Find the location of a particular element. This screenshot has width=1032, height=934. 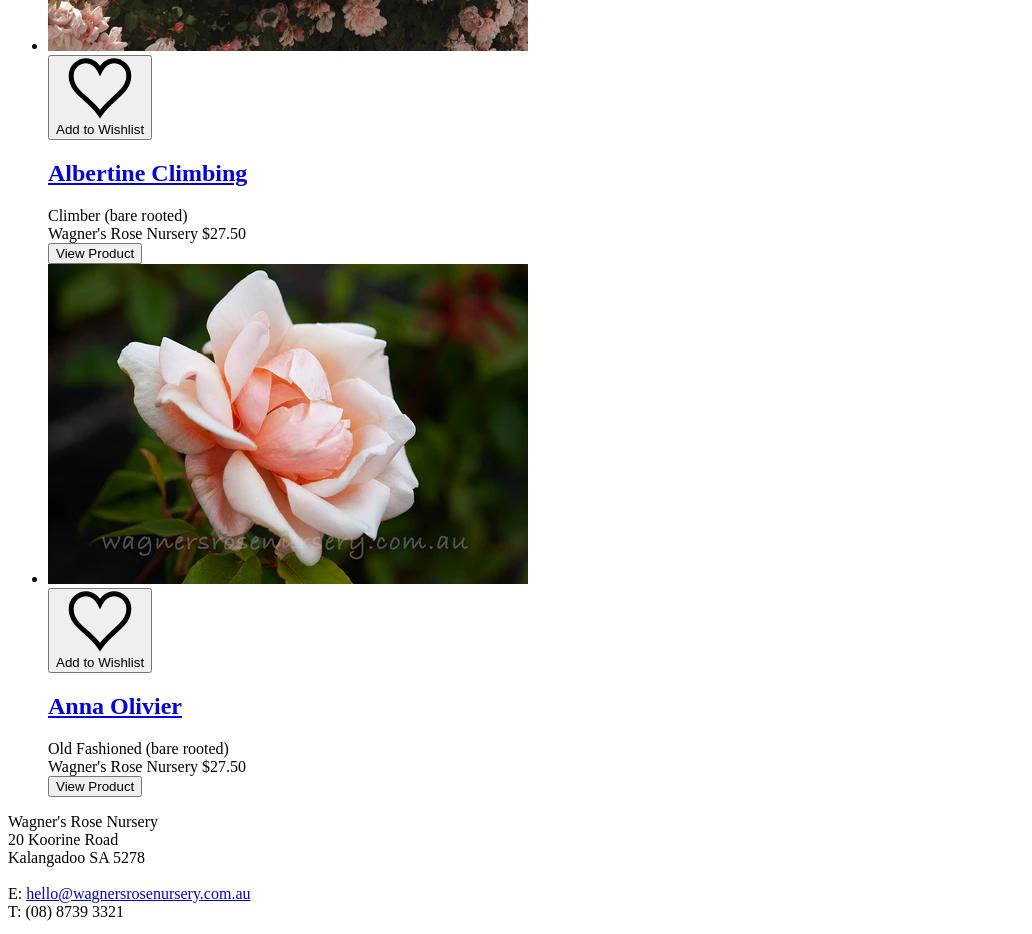

'Anna Olivier' is located at coordinates (114, 704).